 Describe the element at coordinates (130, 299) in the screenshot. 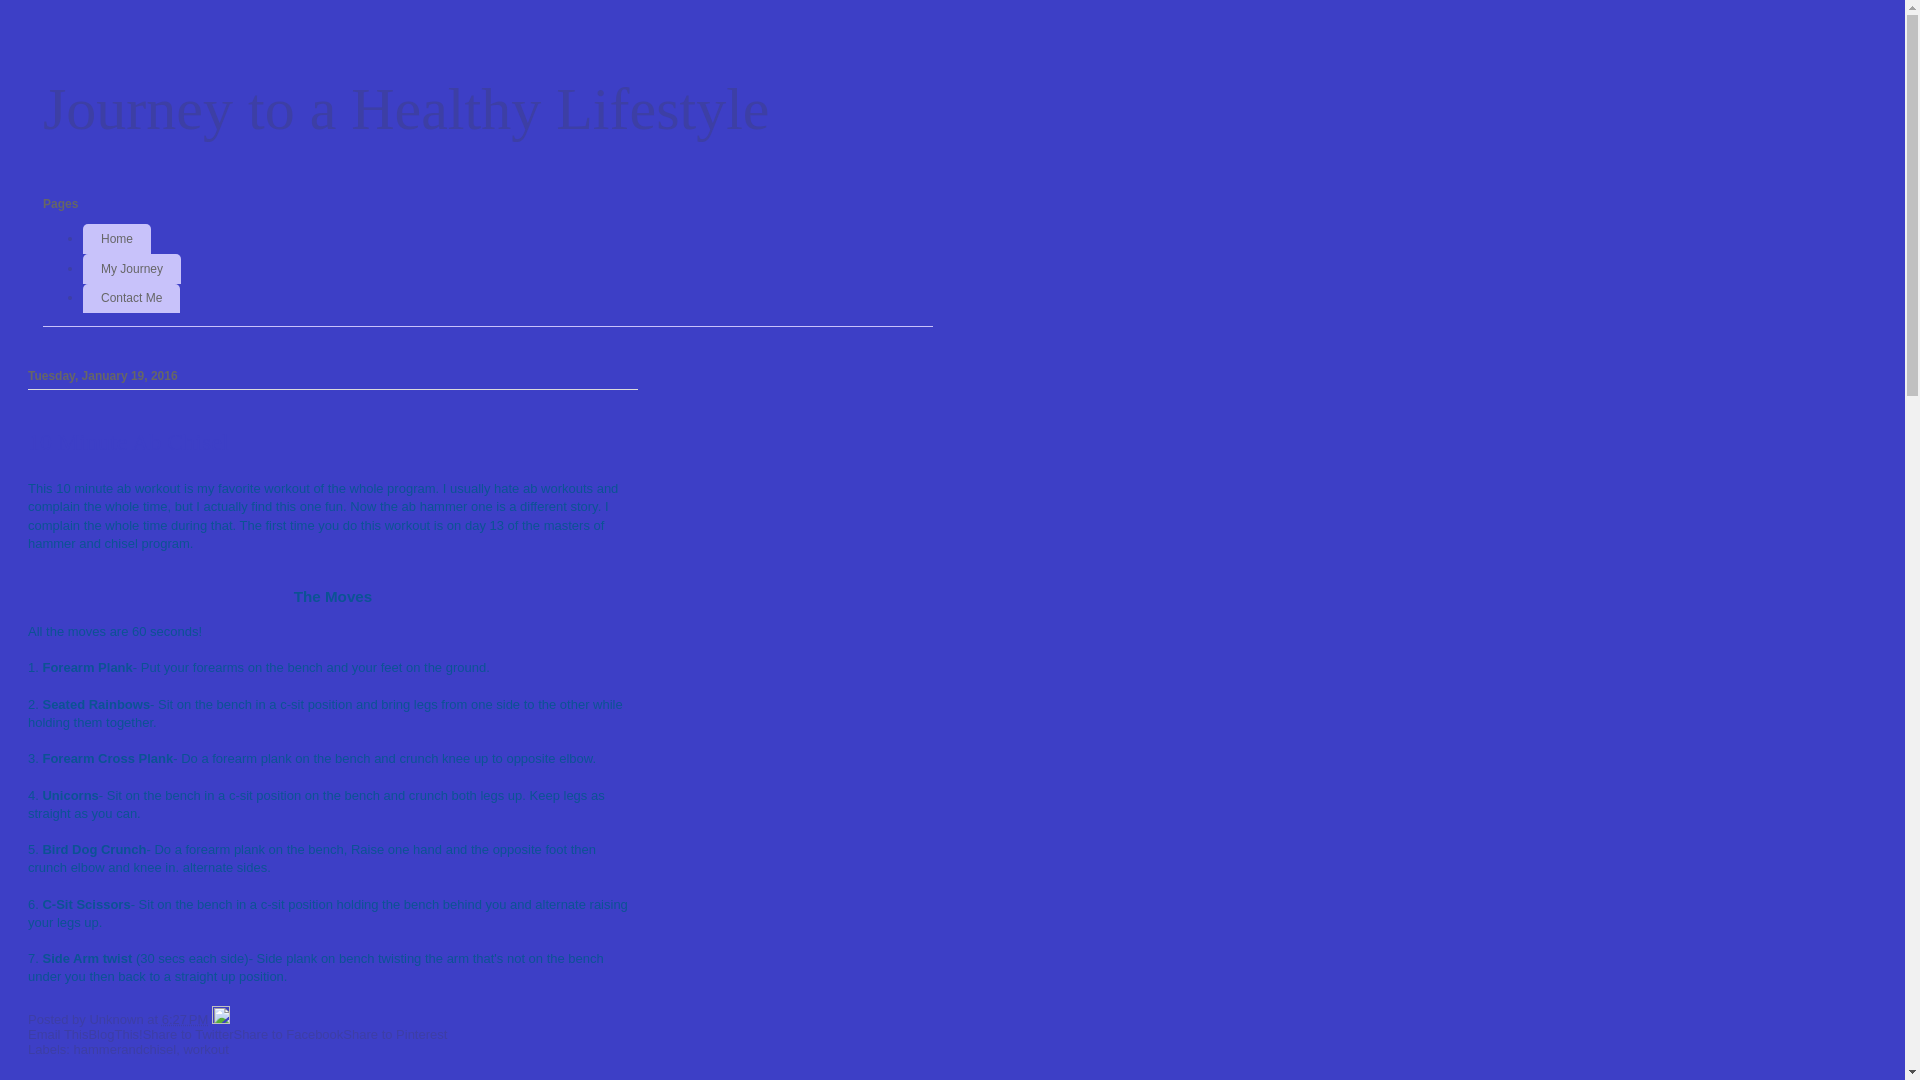

I see `'Contact Me'` at that location.